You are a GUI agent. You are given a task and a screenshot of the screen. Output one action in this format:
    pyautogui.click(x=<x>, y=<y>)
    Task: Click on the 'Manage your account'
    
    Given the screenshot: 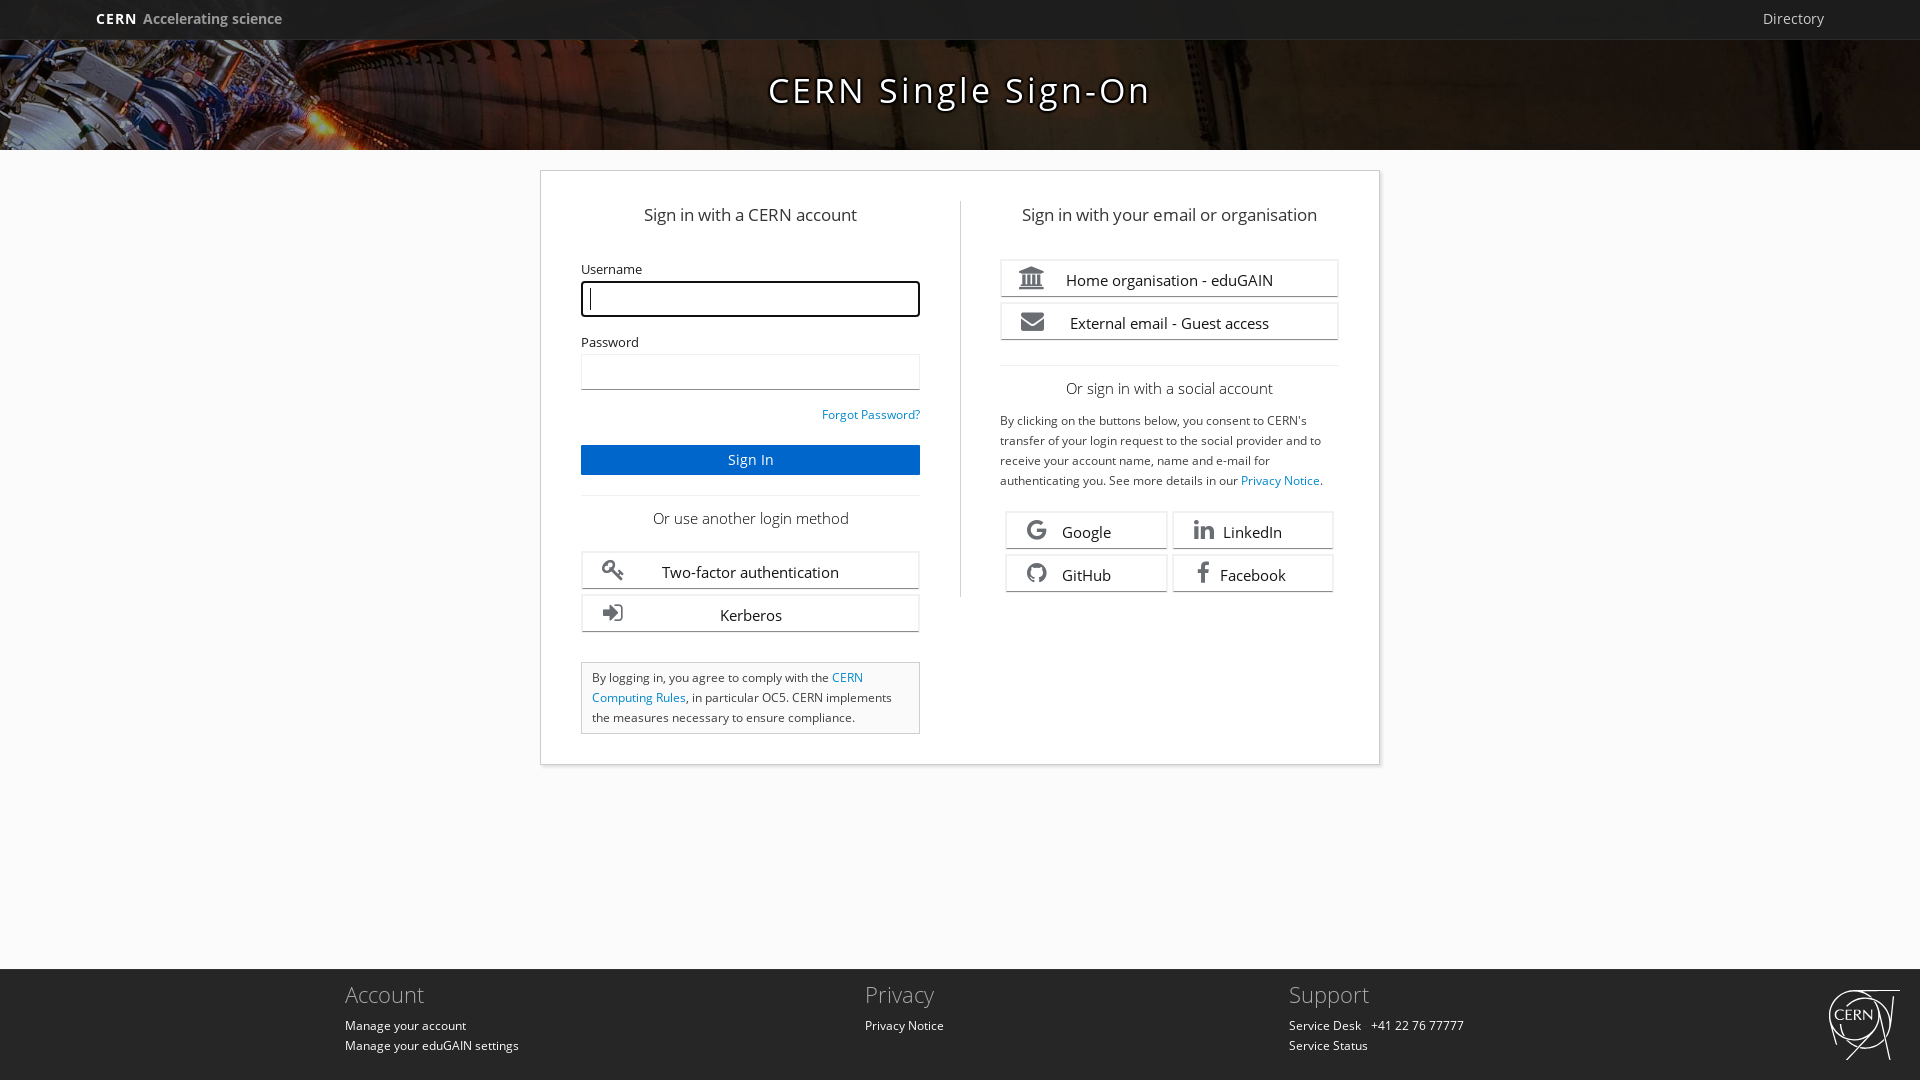 What is the action you would take?
    pyautogui.click(x=404, y=1025)
    